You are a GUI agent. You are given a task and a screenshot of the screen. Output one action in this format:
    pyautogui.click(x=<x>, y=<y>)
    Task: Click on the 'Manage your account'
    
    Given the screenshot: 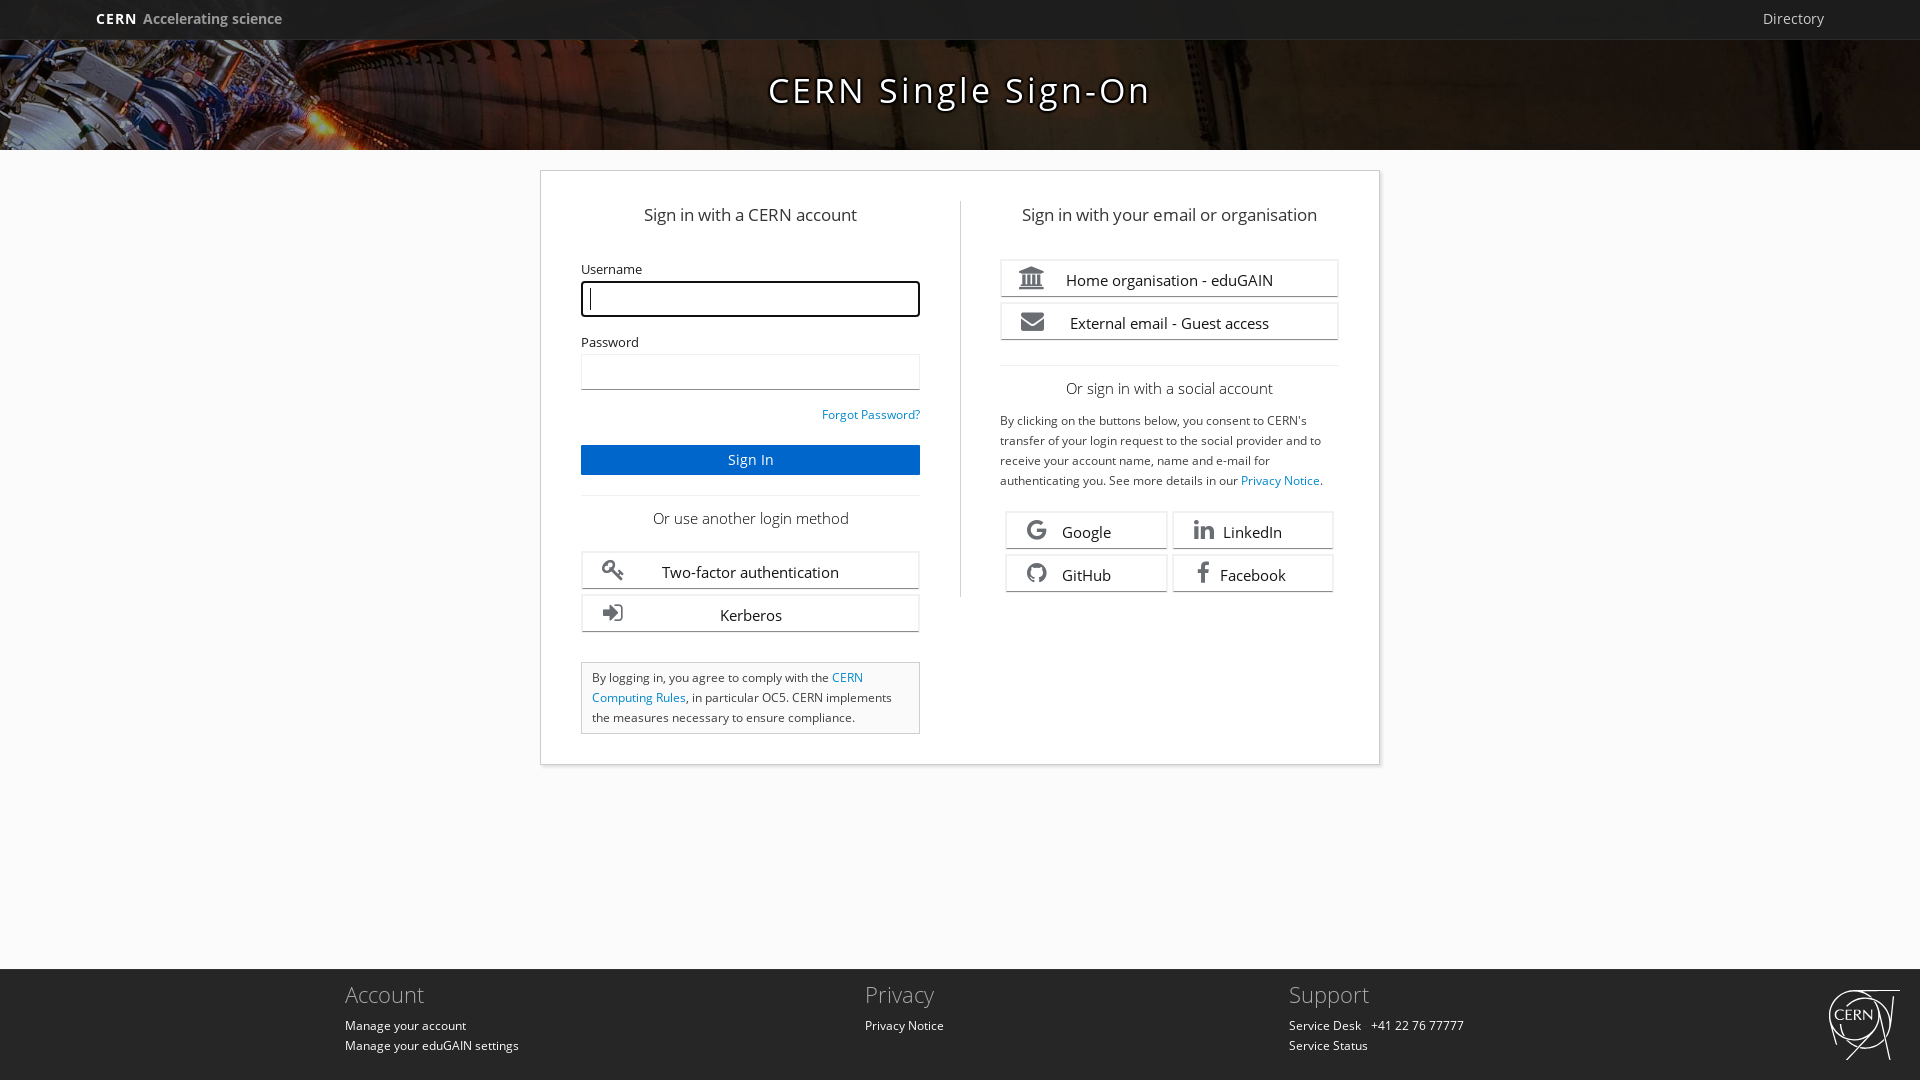 What is the action you would take?
    pyautogui.click(x=404, y=1025)
    